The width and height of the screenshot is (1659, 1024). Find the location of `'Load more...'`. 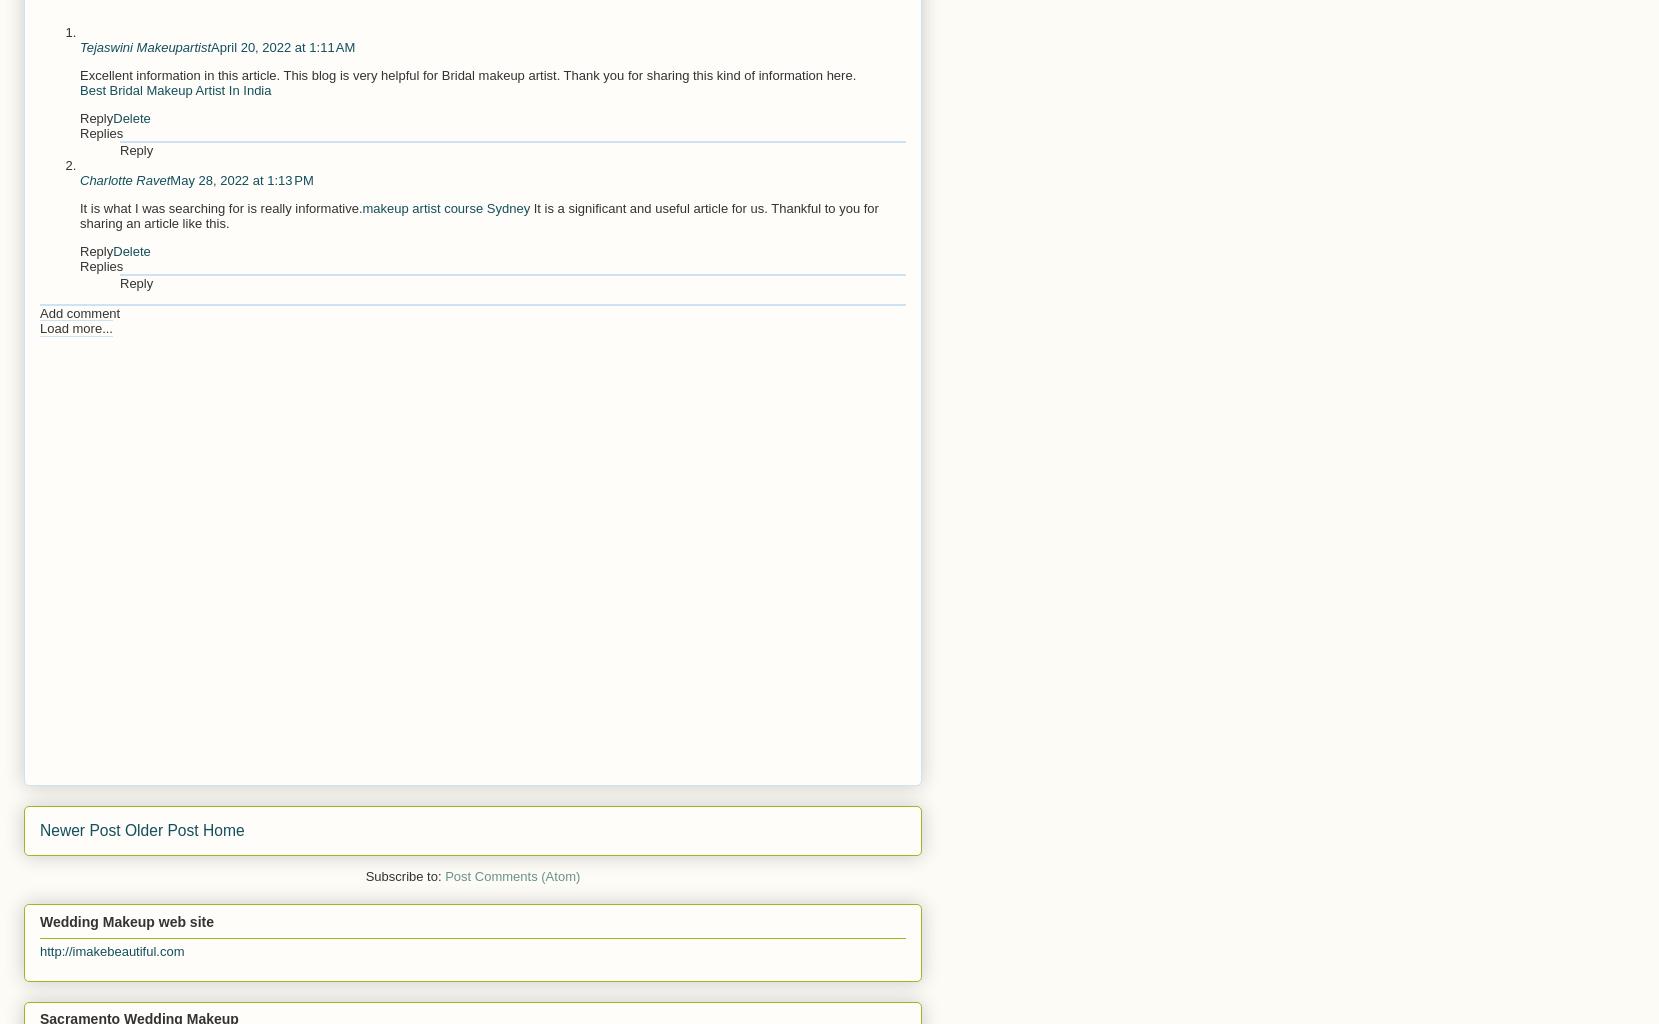

'Load more...' is located at coordinates (75, 327).